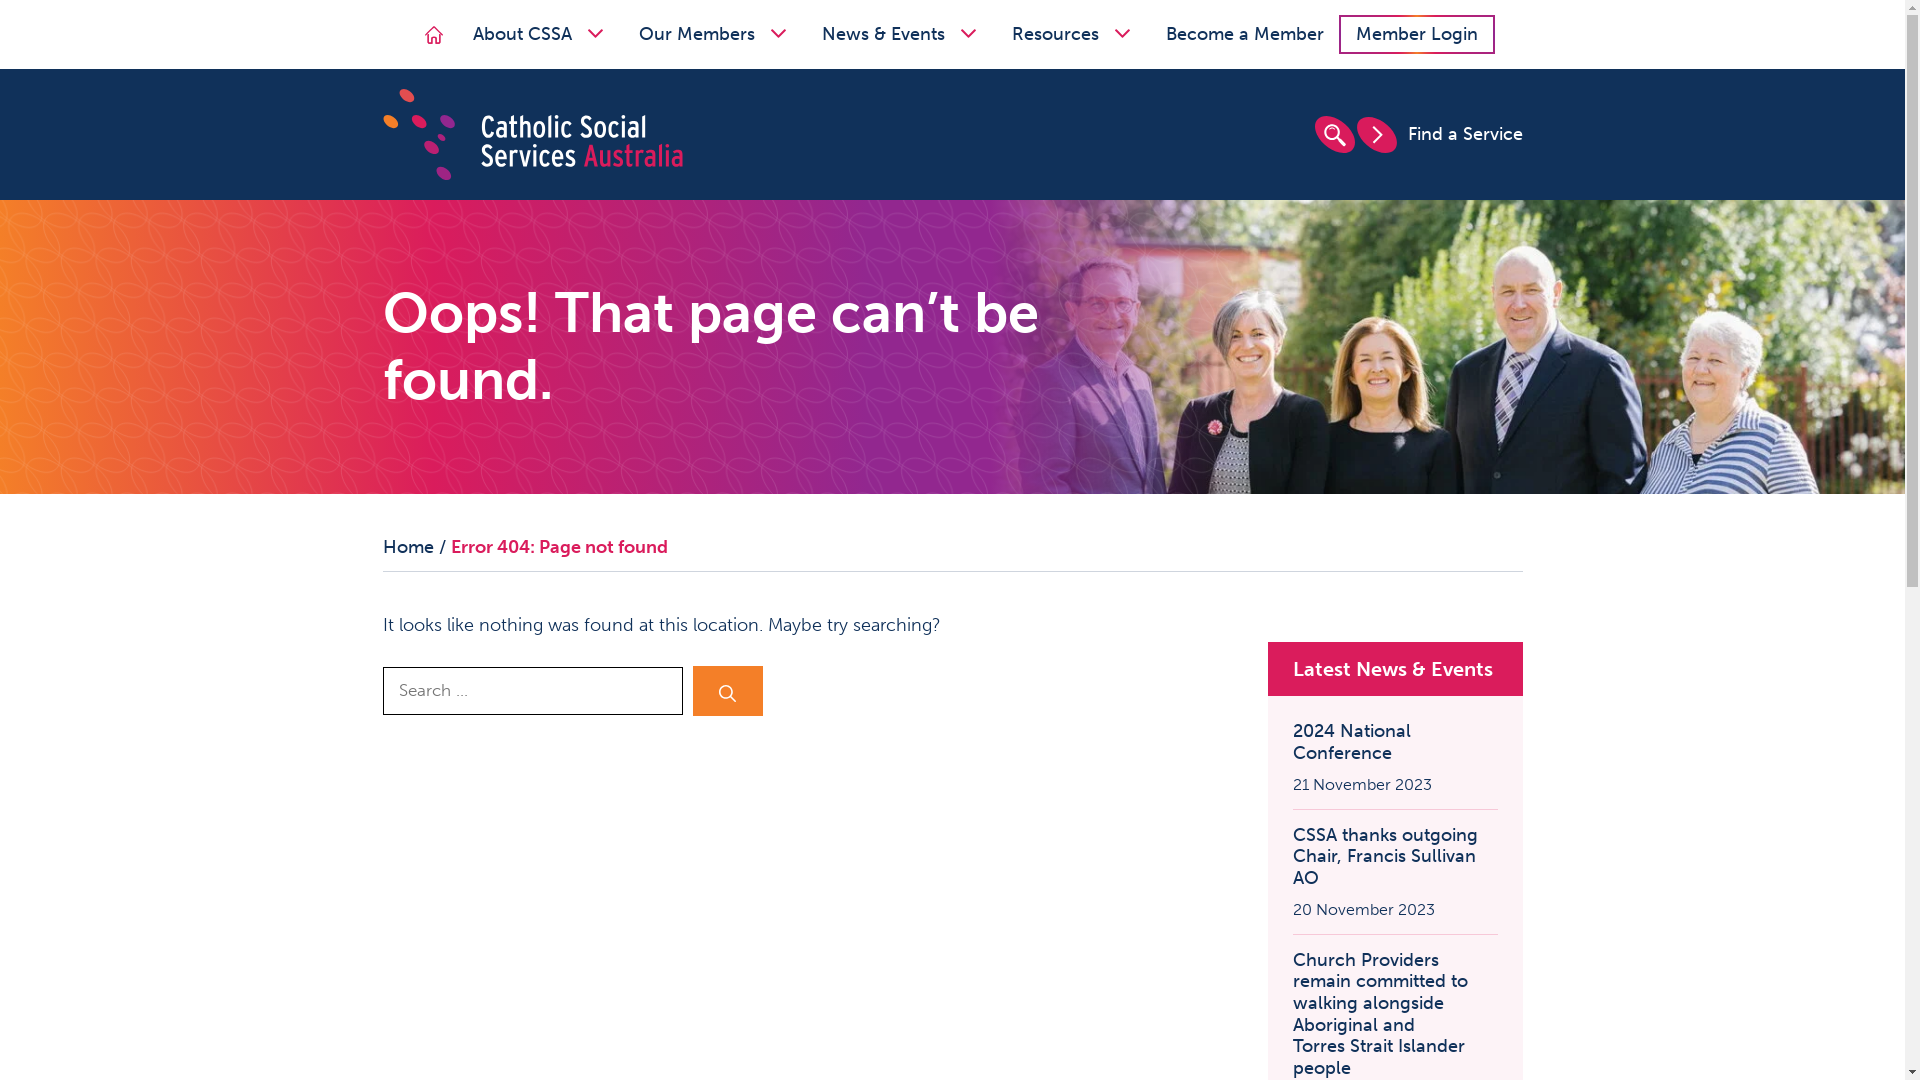  Describe the element at coordinates (532, 132) in the screenshot. I see `'Catholic Social Services Australia'` at that location.